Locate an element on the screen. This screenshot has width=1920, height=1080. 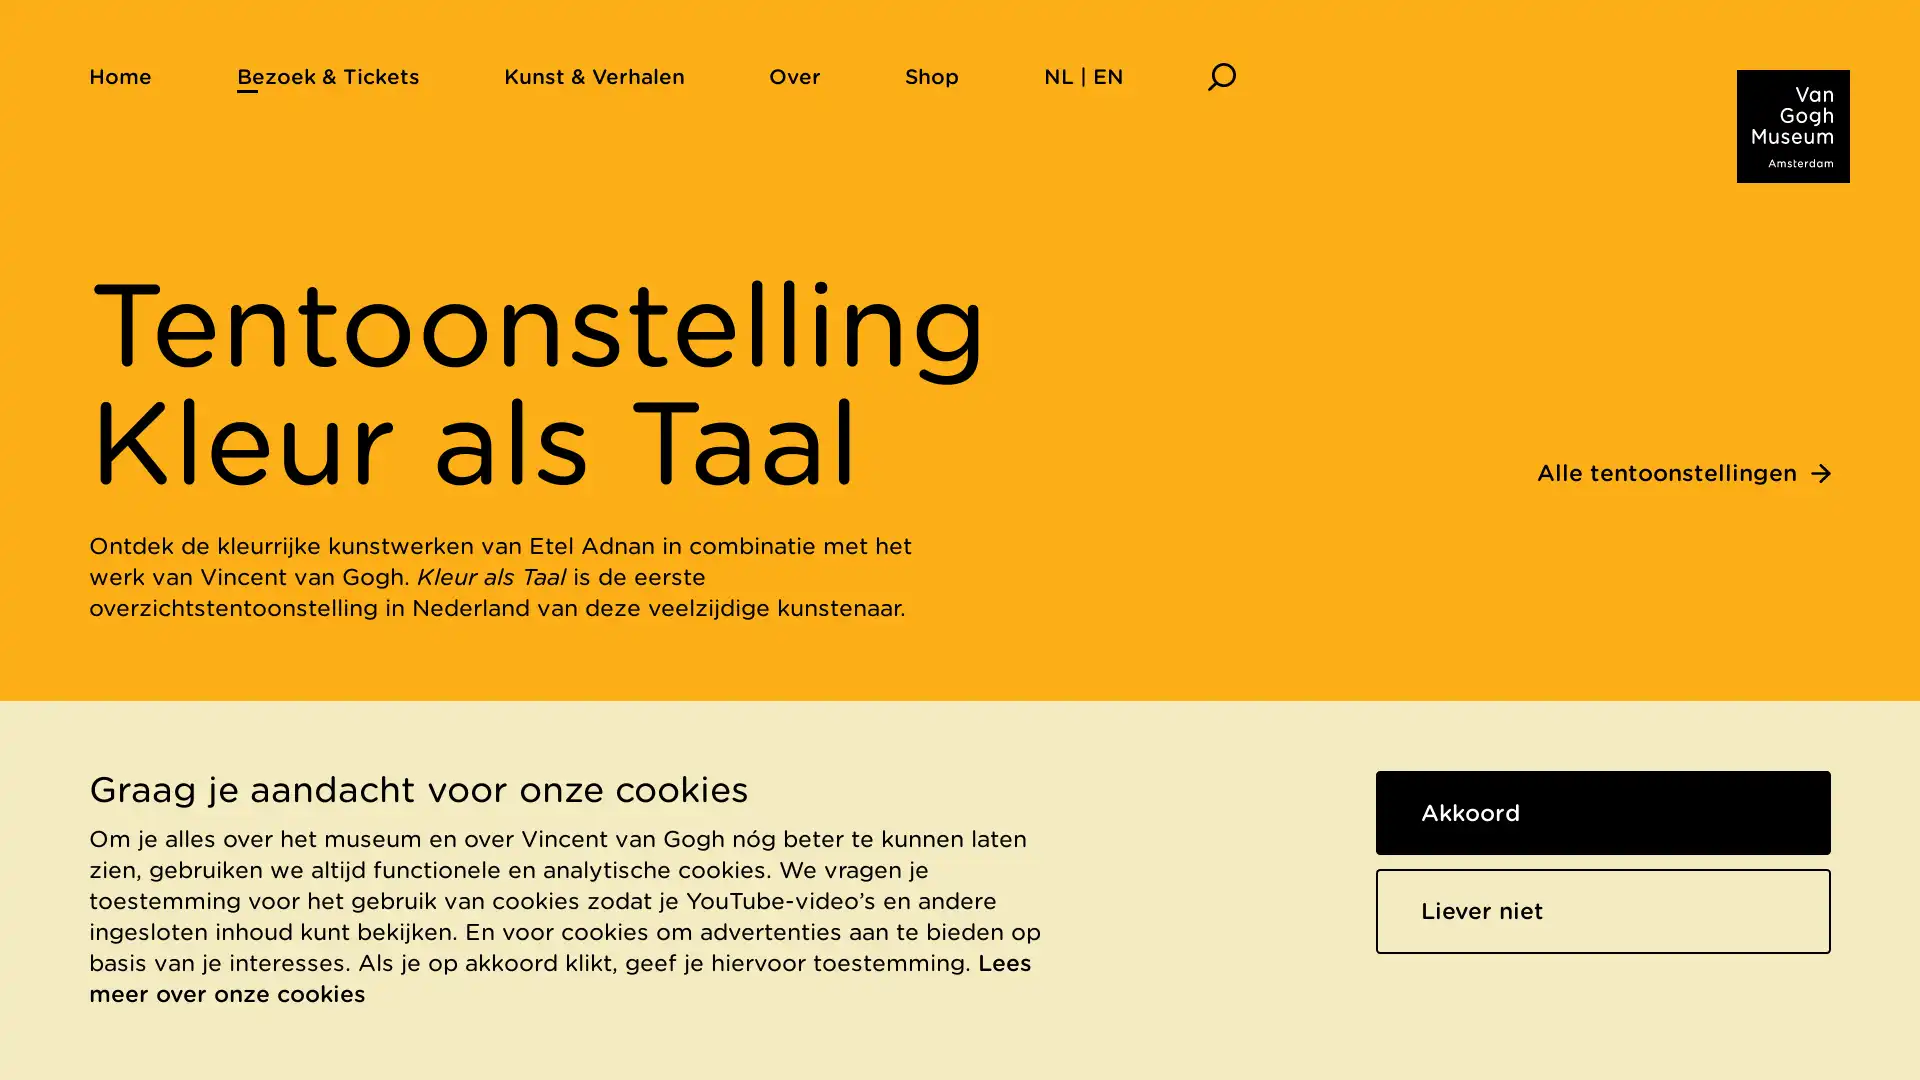
Akkoord is located at coordinates (1603, 812).